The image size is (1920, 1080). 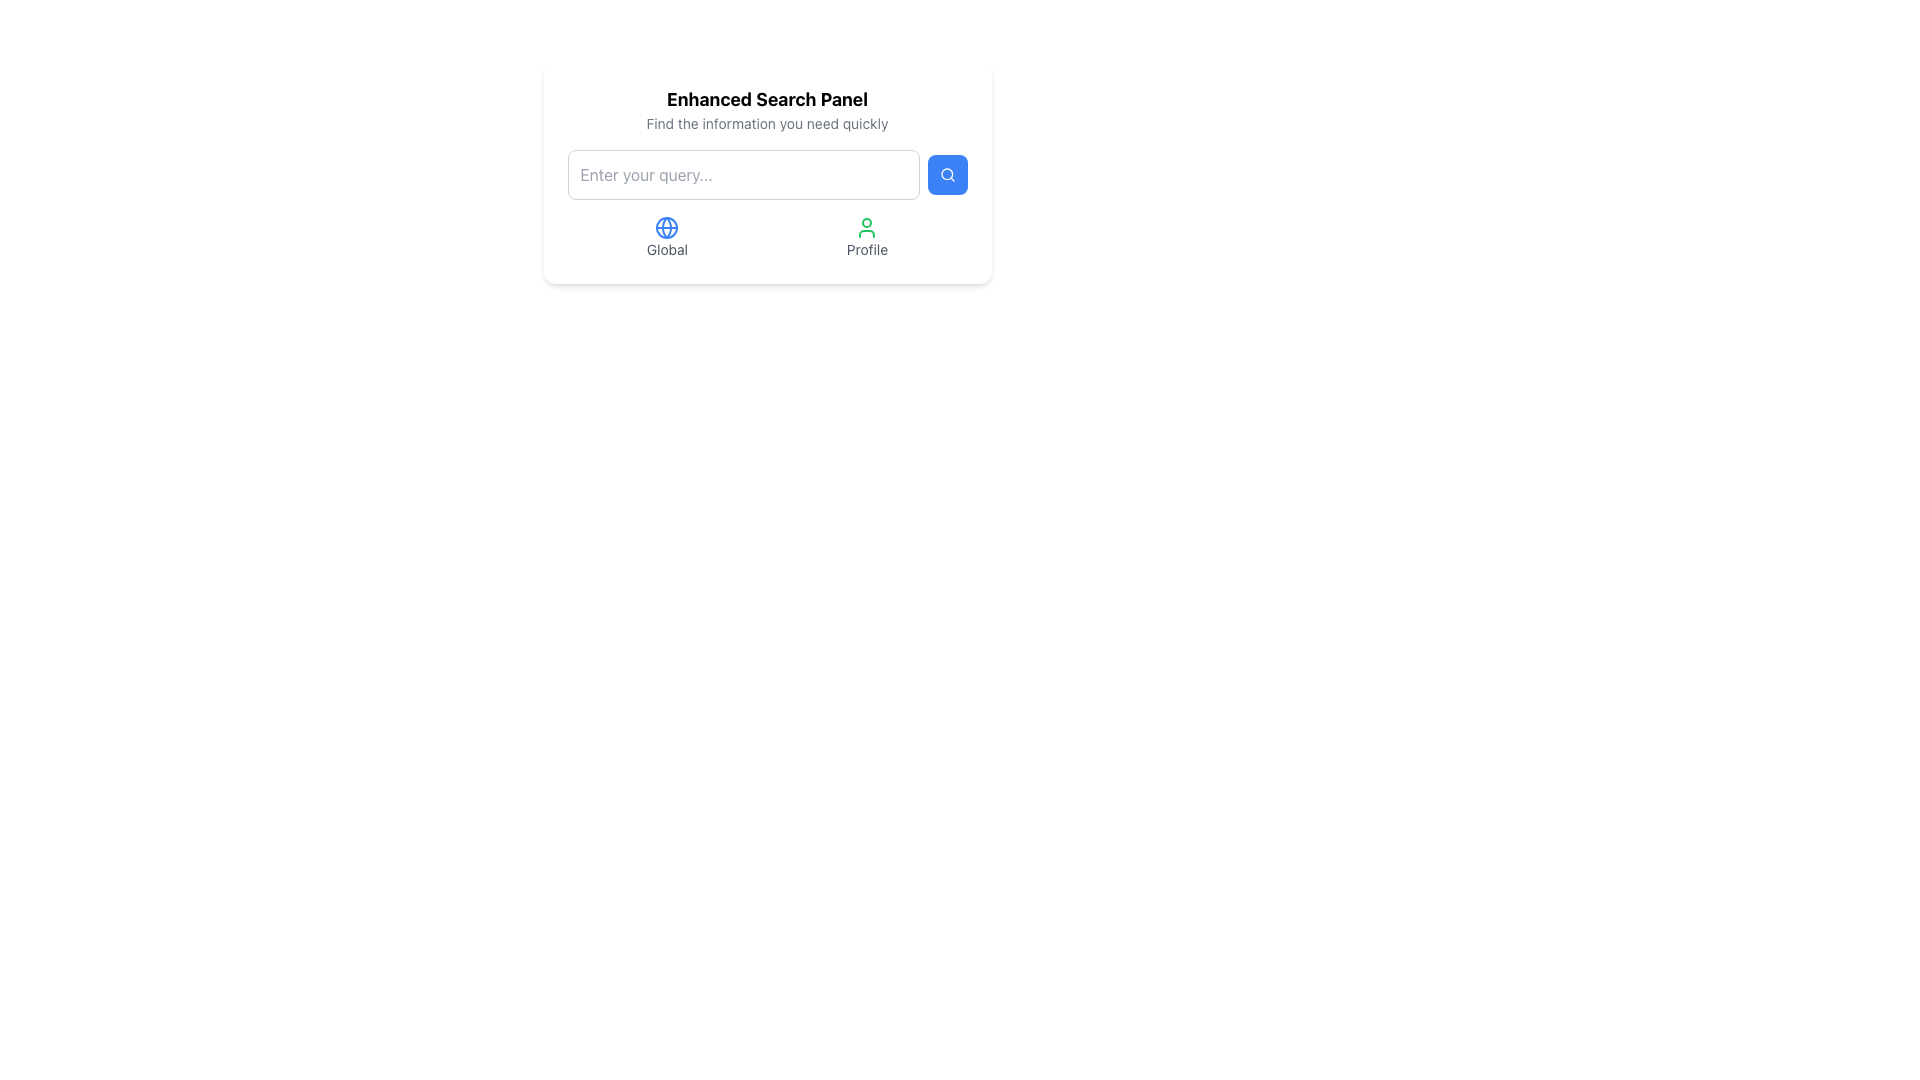 I want to click on the blue globe icon button labeled 'Global', so click(x=667, y=237).